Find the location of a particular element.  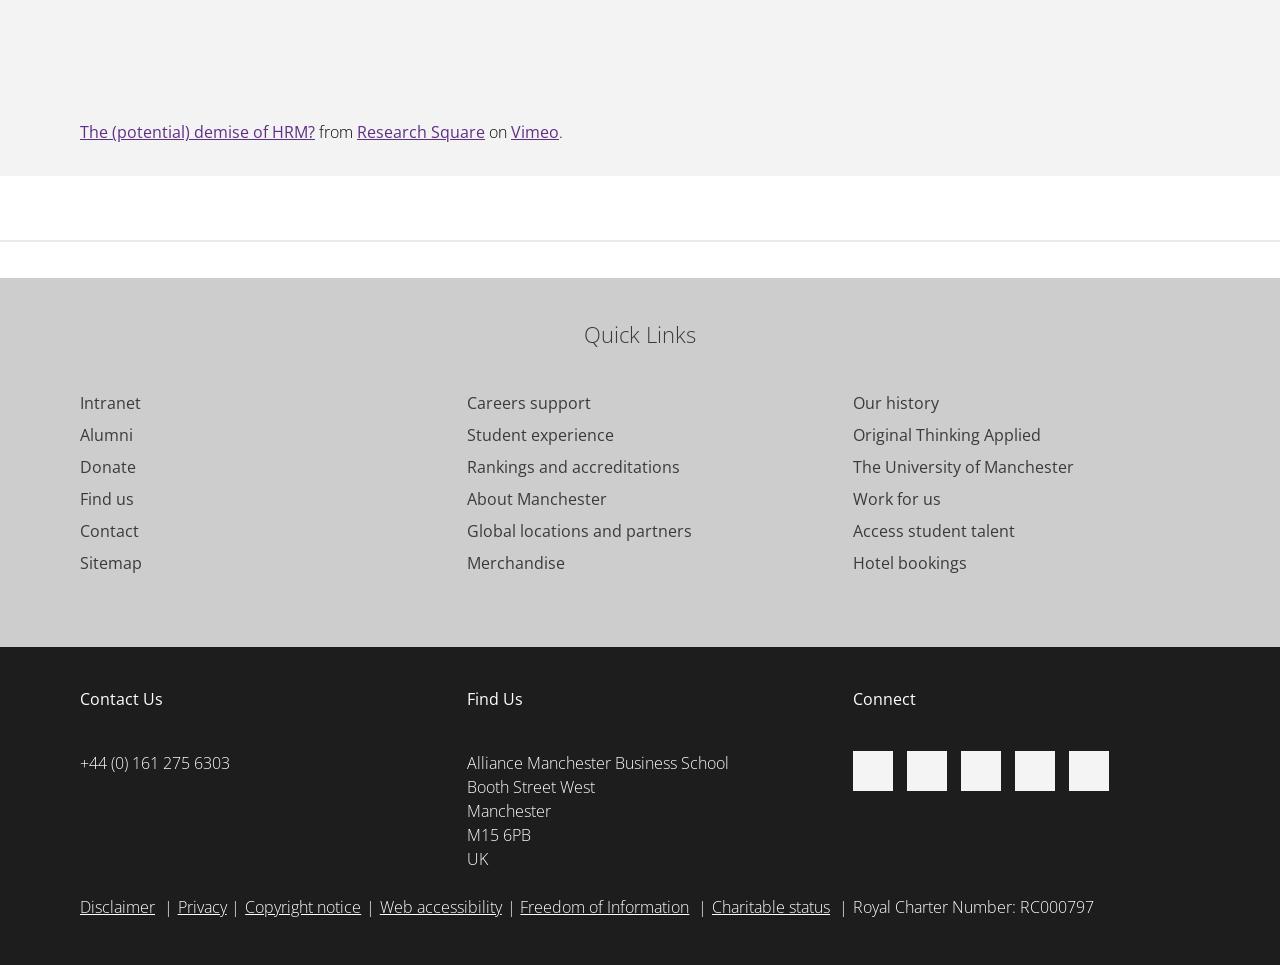

'on' is located at coordinates (498, 132).